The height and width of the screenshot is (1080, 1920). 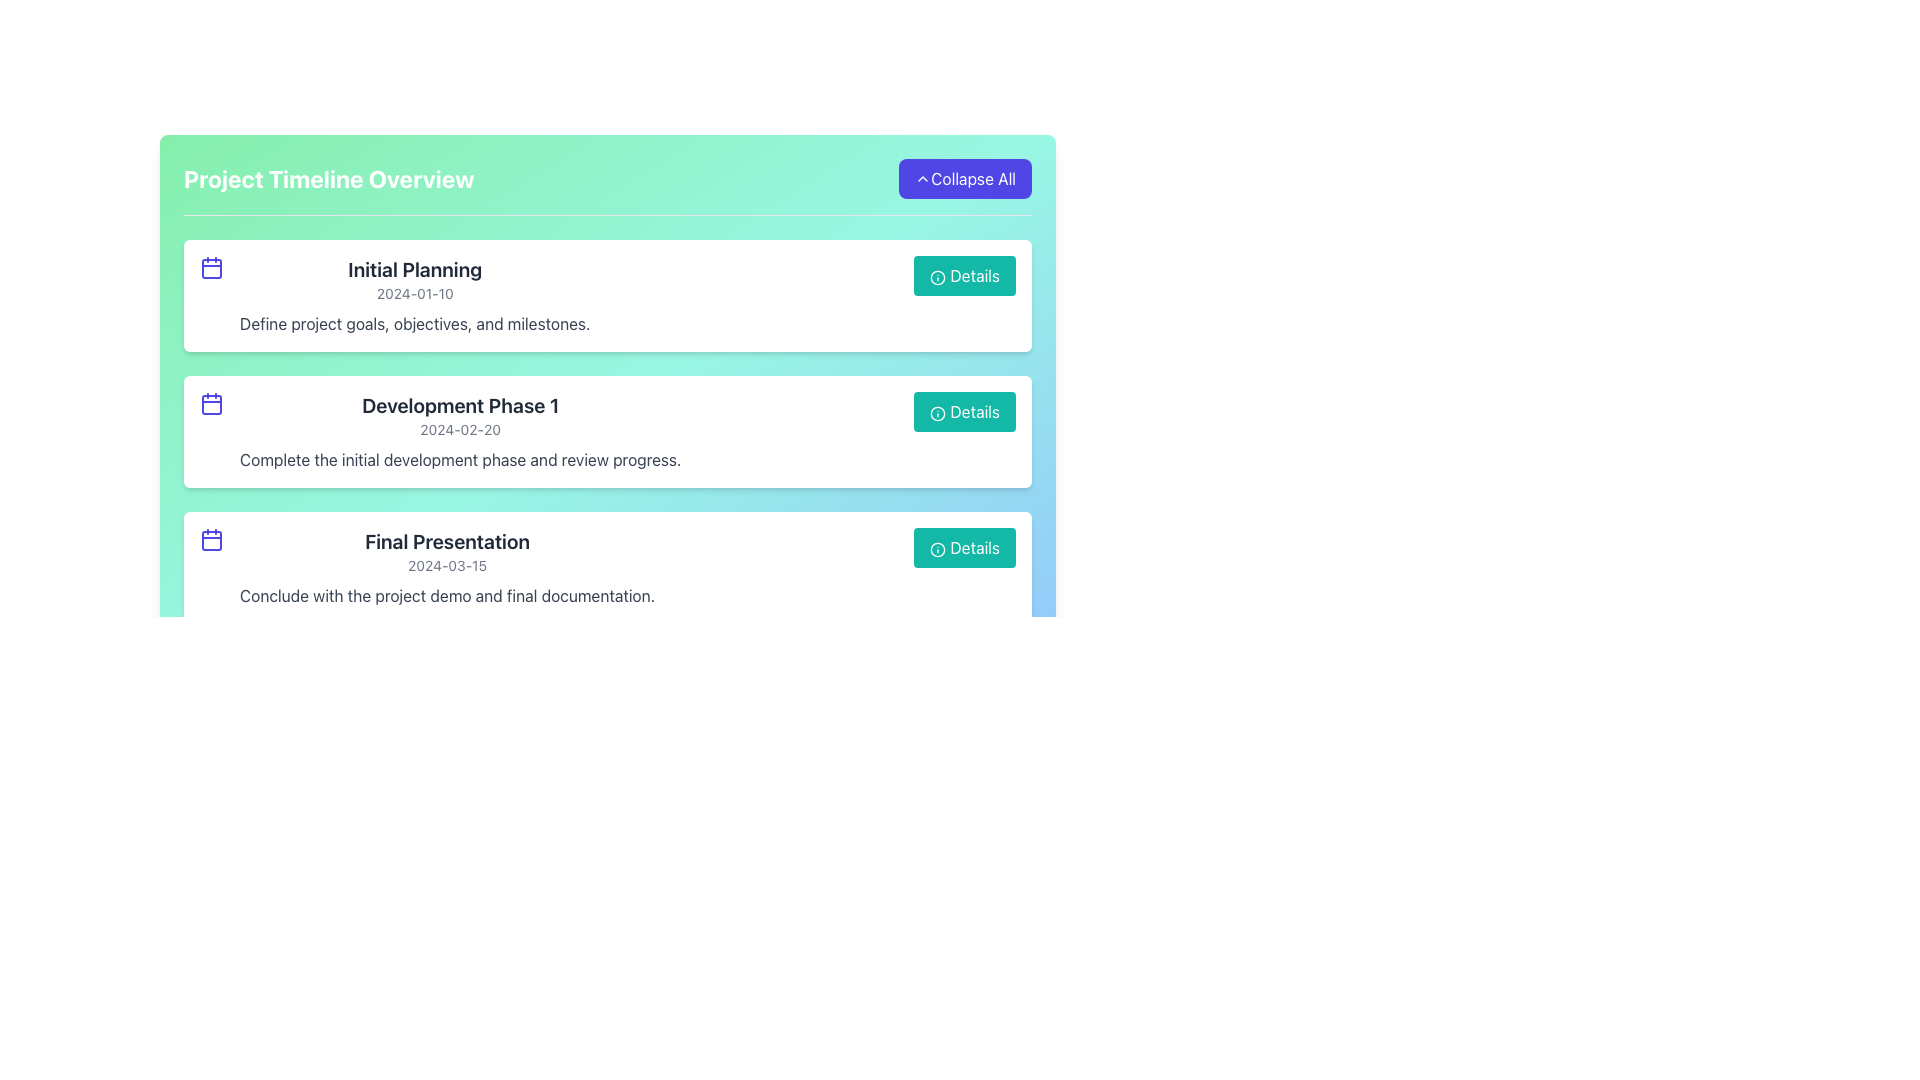 I want to click on the SVG rectangle element within the calendar icon associated with the 'Initial Planning' event, located at the top of the vertical sequence on the left side of the list items, so click(x=211, y=268).